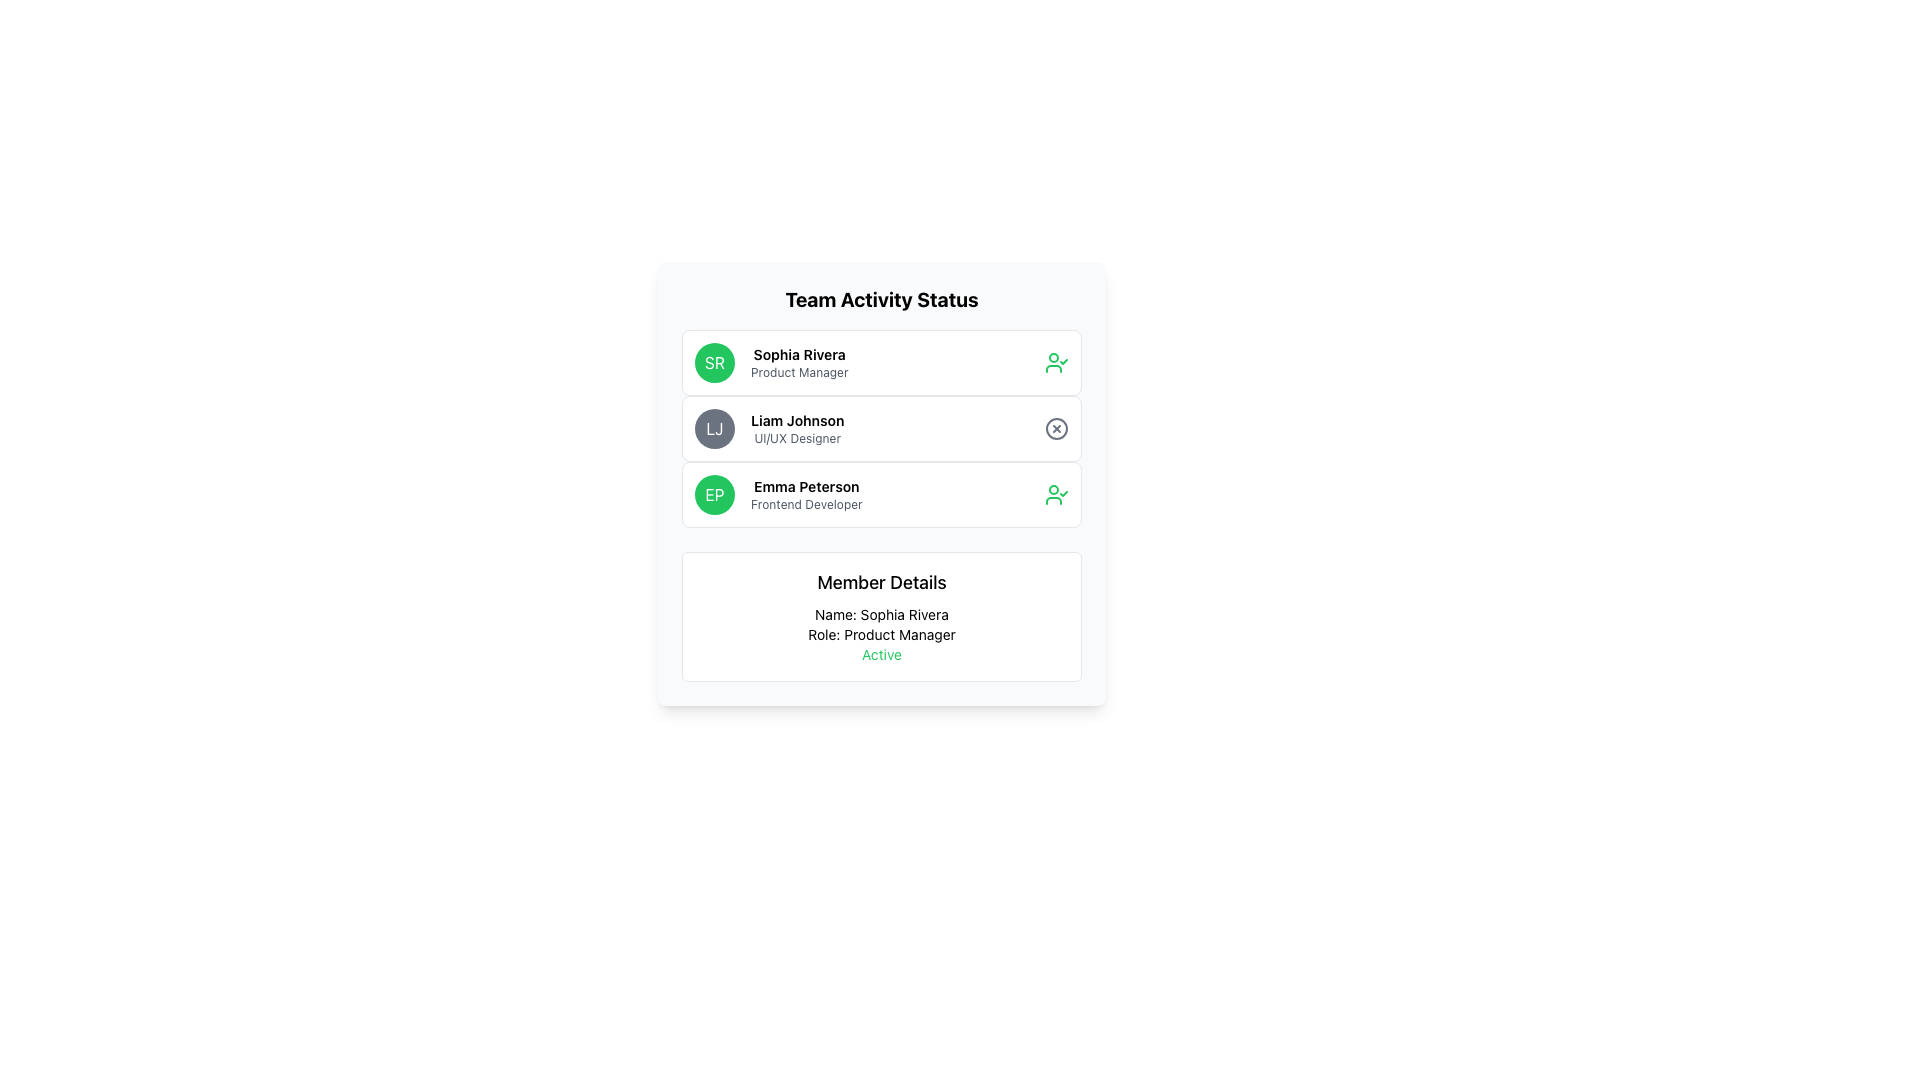 The image size is (1920, 1080). Describe the element at coordinates (806, 494) in the screenshot. I see `the Stacked text component displaying the name 'Emma Peterson' and her role as 'Frontend Developer', located in the third section of the 'Team Activity Status' card, right of the green circular icon with initials 'EP'` at that location.